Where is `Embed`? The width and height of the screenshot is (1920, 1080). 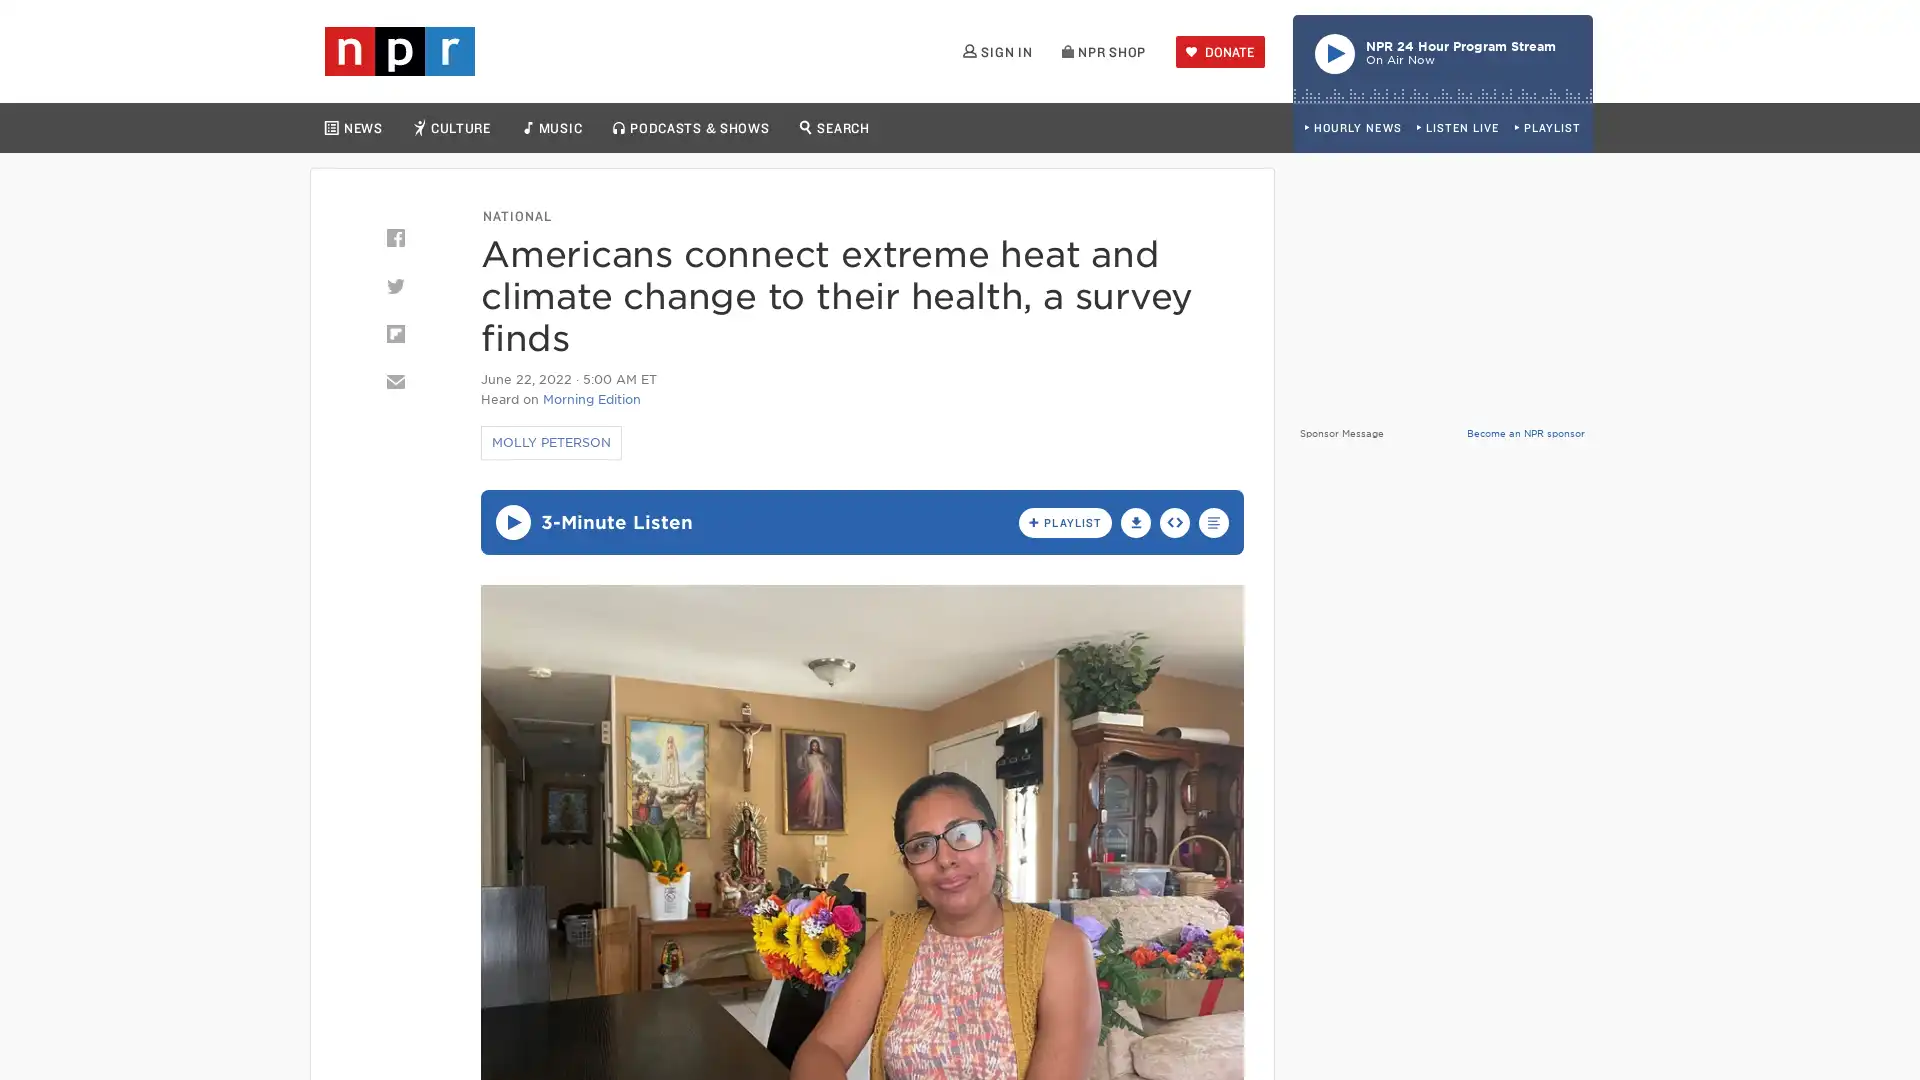
Embed is located at coordinates (1175, 520).